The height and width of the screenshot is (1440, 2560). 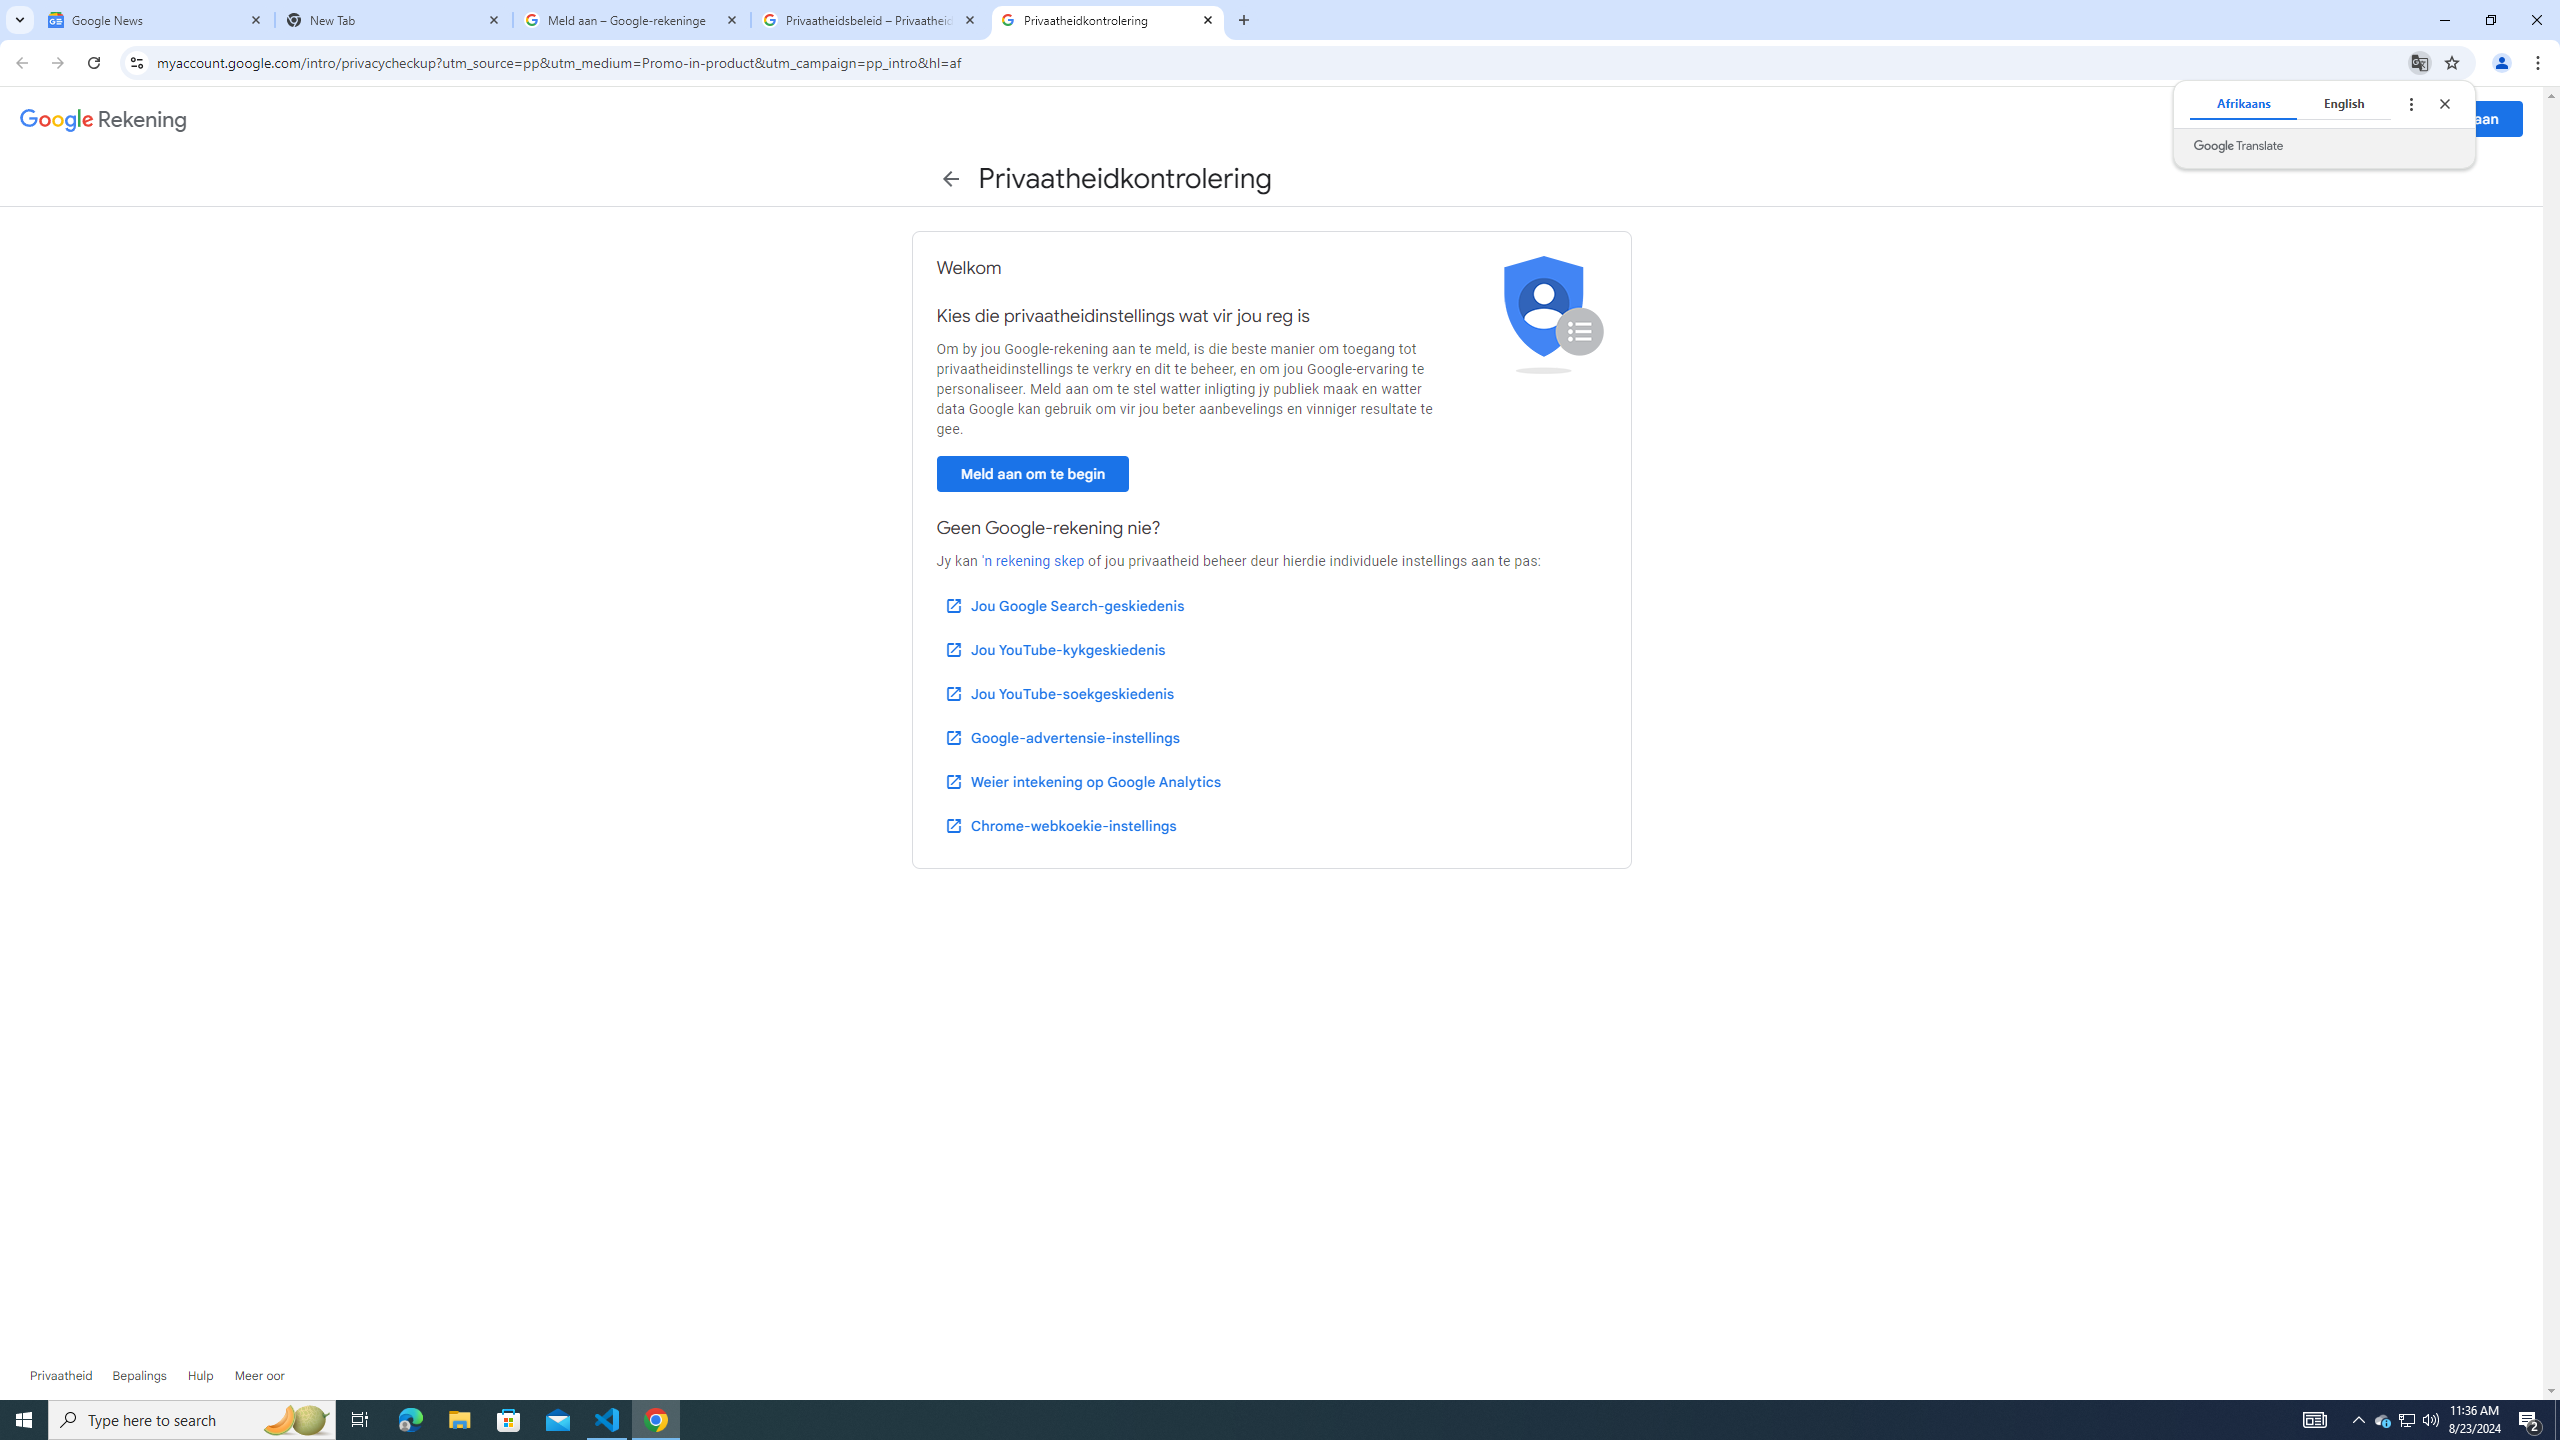 I want to click on 'Privaatheidkontrolering', so click(x=1108, y=19).